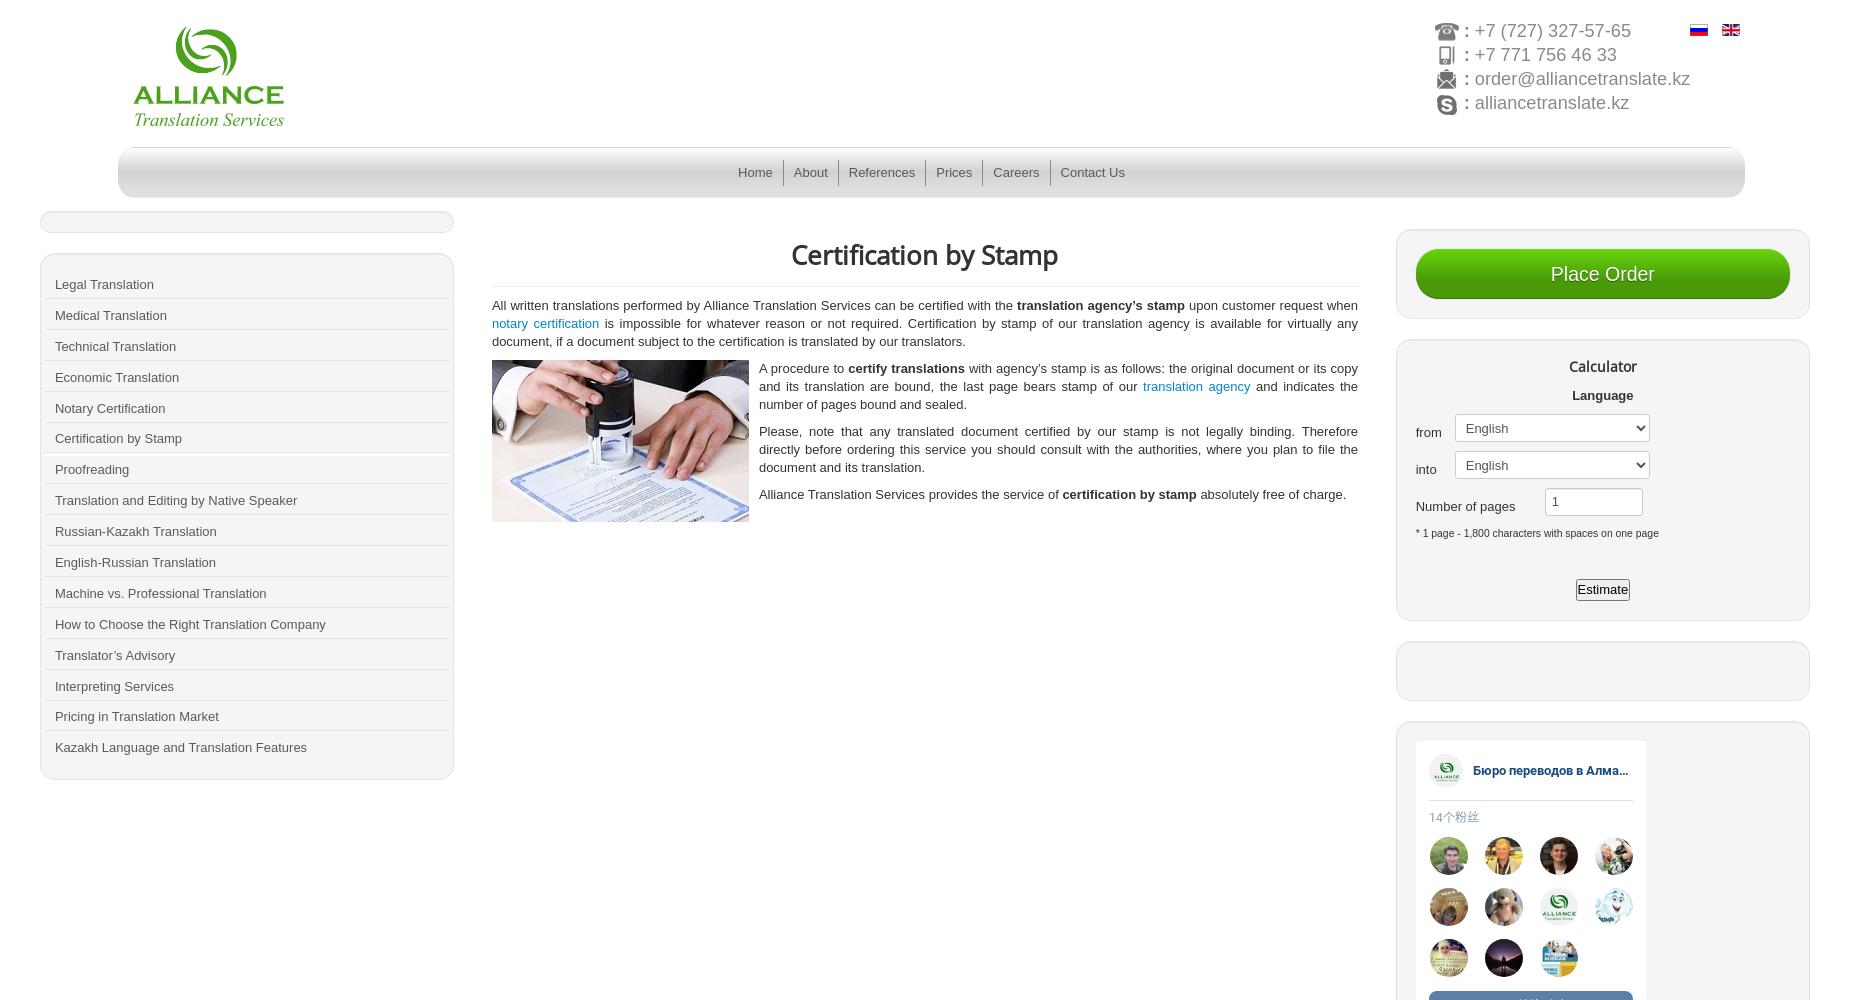 The width and height of the screenshot is (1850, 1000). What do you see at coordinates (112, 685) in the screenshot?
I see `'Interpreting Services'` at bounding box center [112, 685].